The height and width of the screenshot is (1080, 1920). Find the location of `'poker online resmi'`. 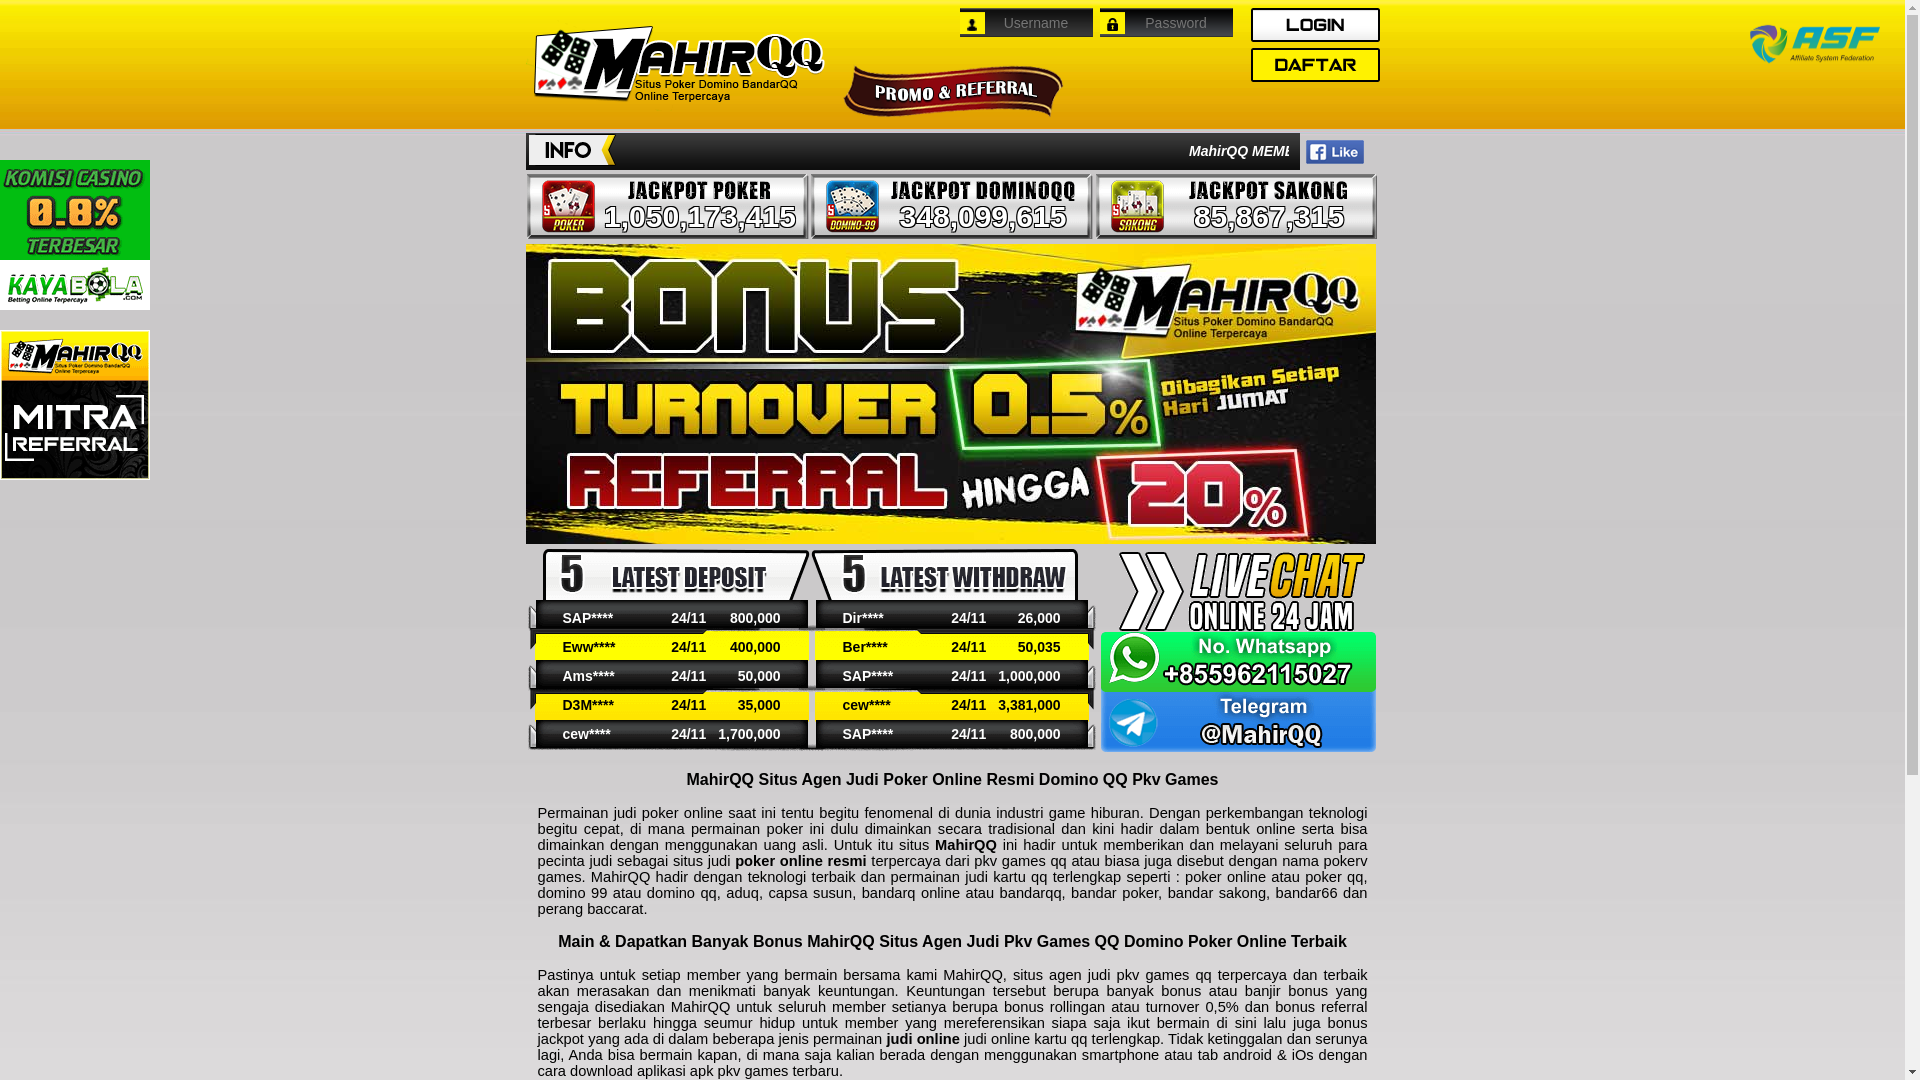

'poker online resmi' is located at coordinates (801, 859).